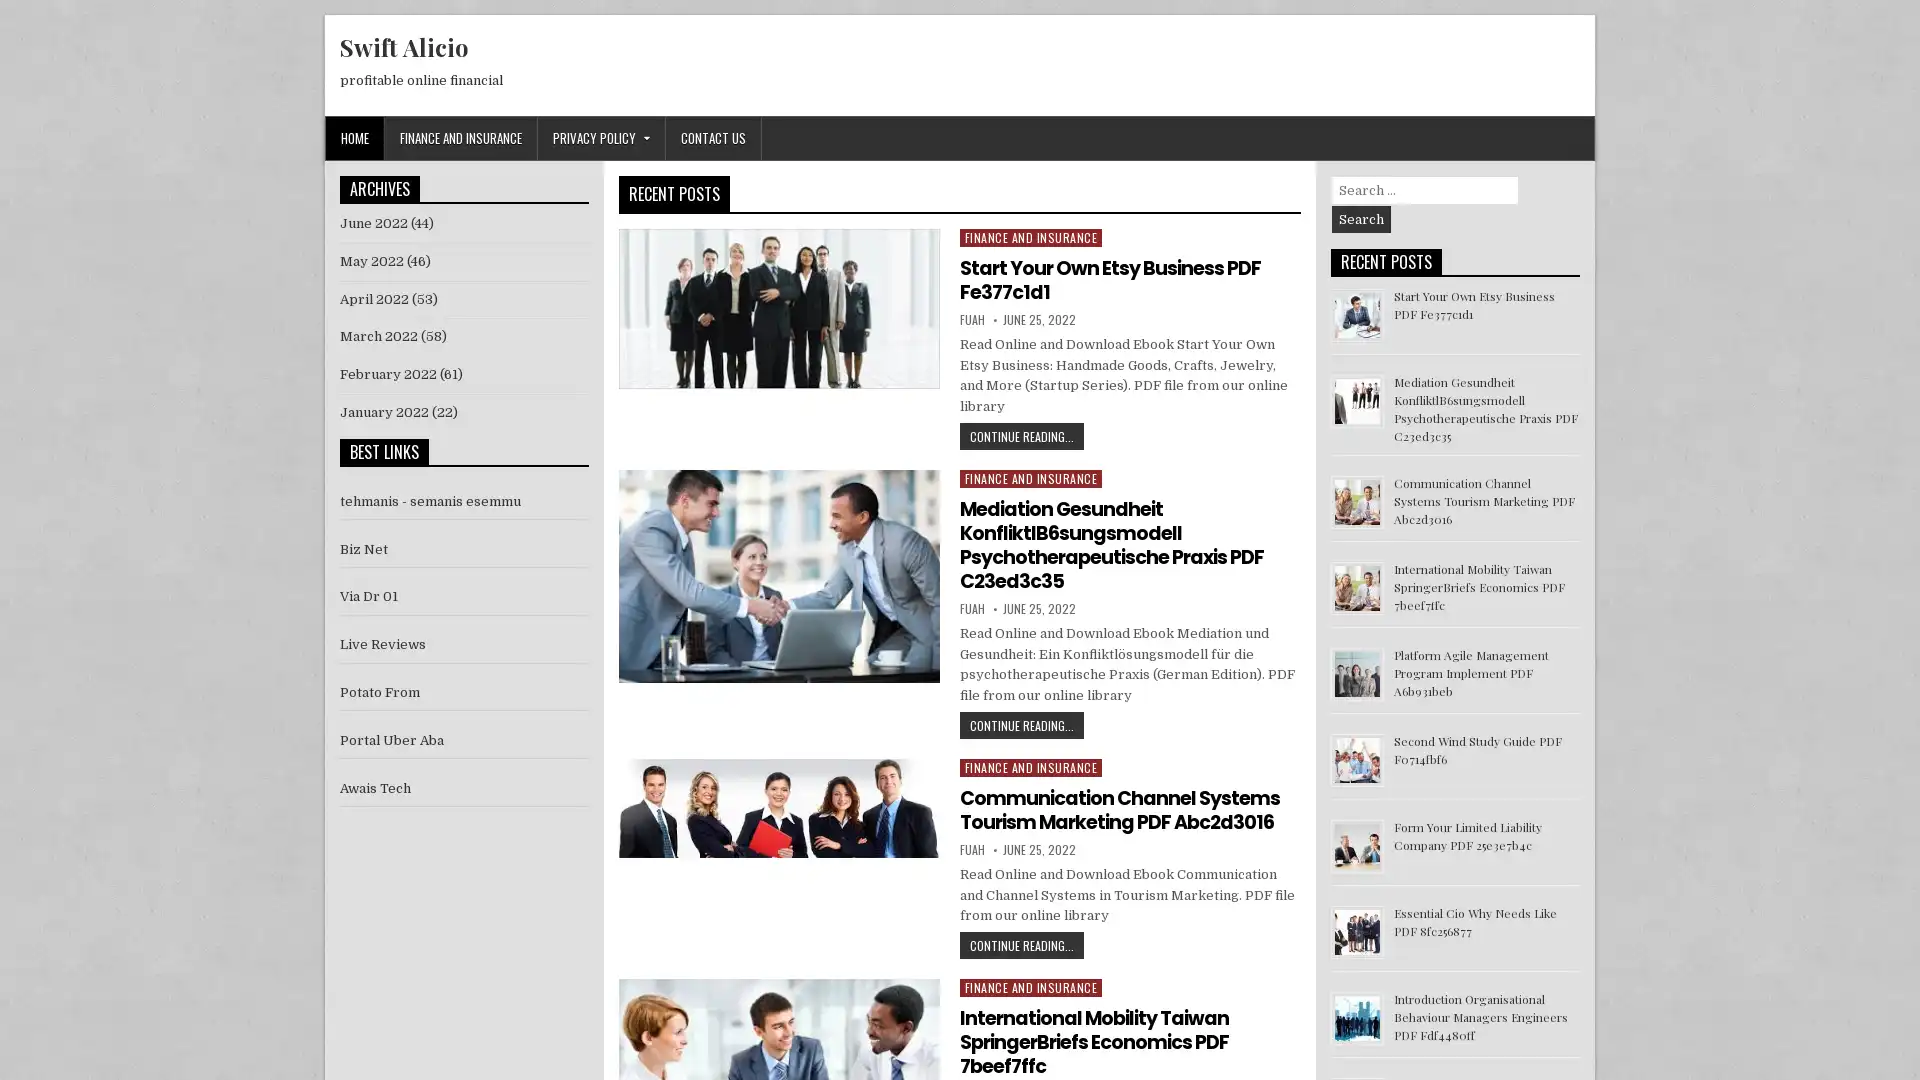  Describe the element at coordinates (1360, 219) in the screenshot. I see `Search` at that location.